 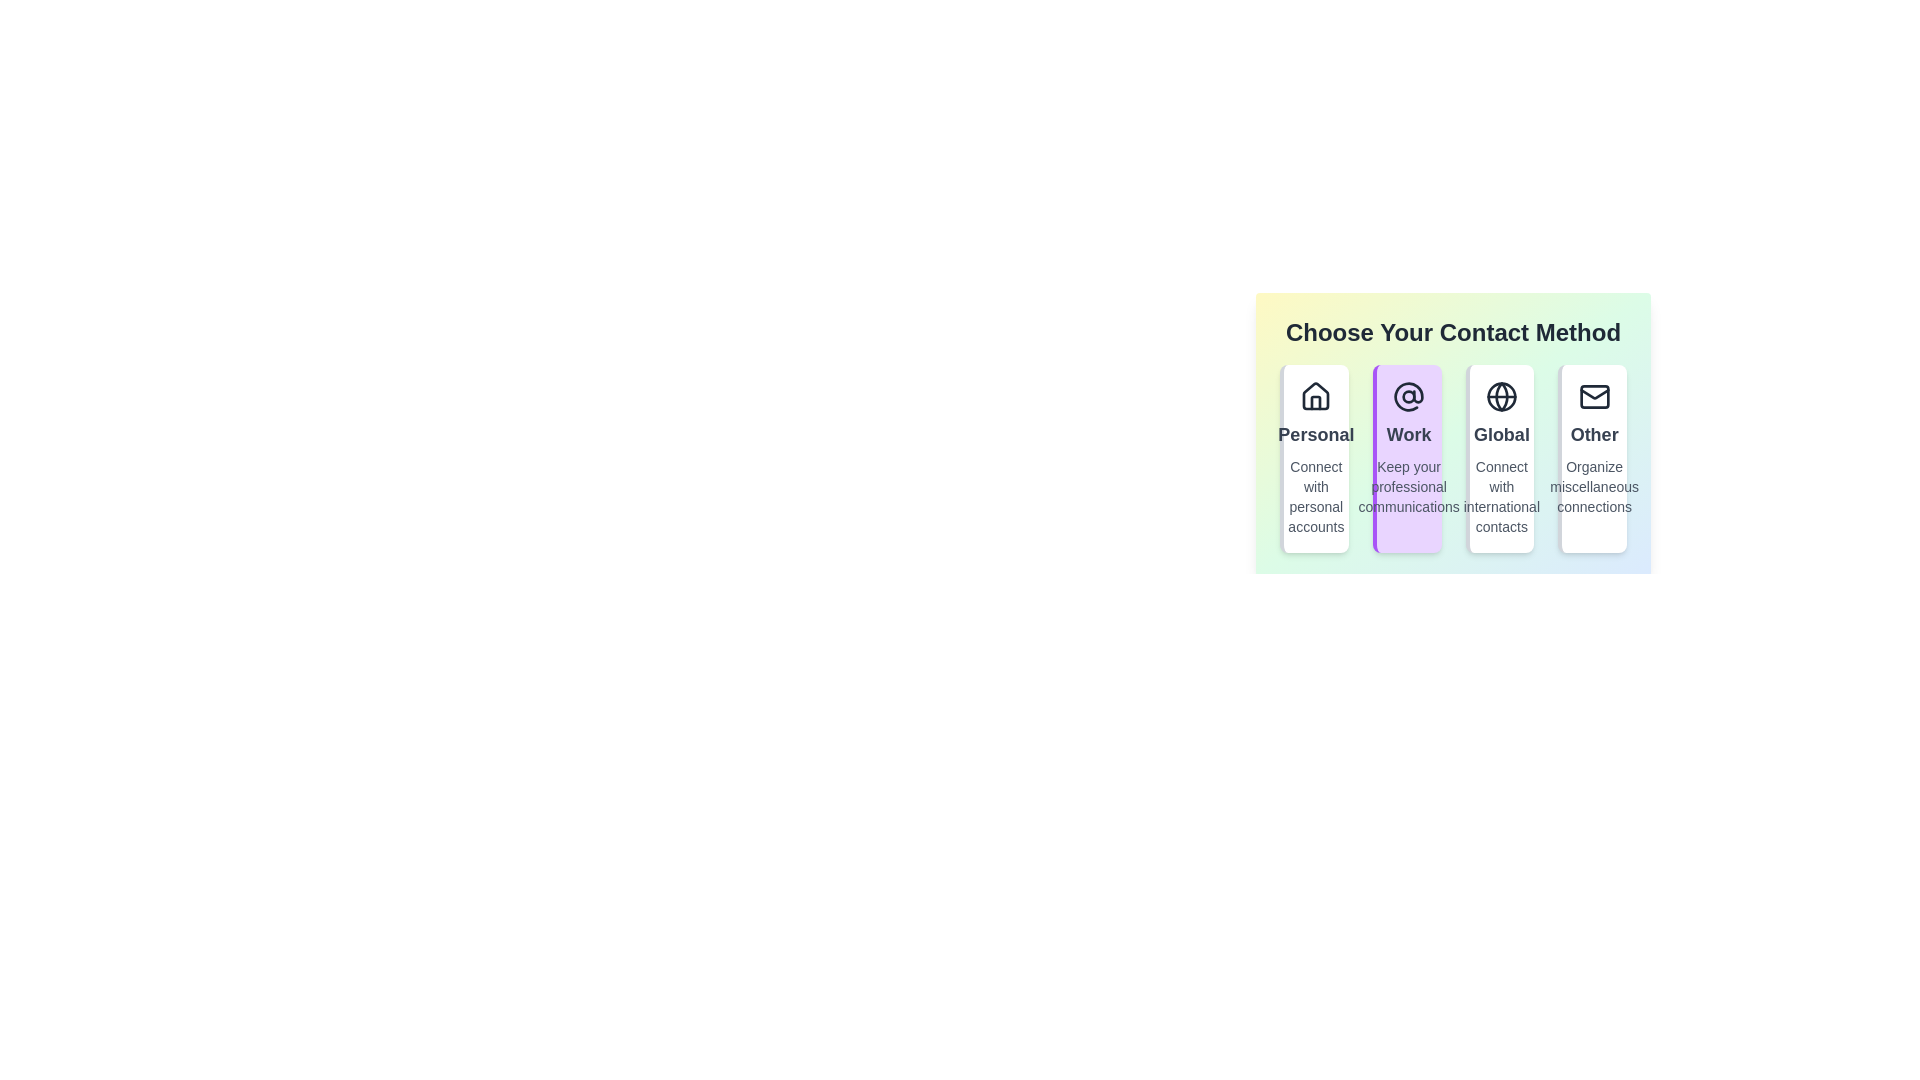 What do you see at coordinates (1499, 459) in the screenshot?
I see `the contact method Global by clicking on its corresponding option` at bounding box center [1499, 459].